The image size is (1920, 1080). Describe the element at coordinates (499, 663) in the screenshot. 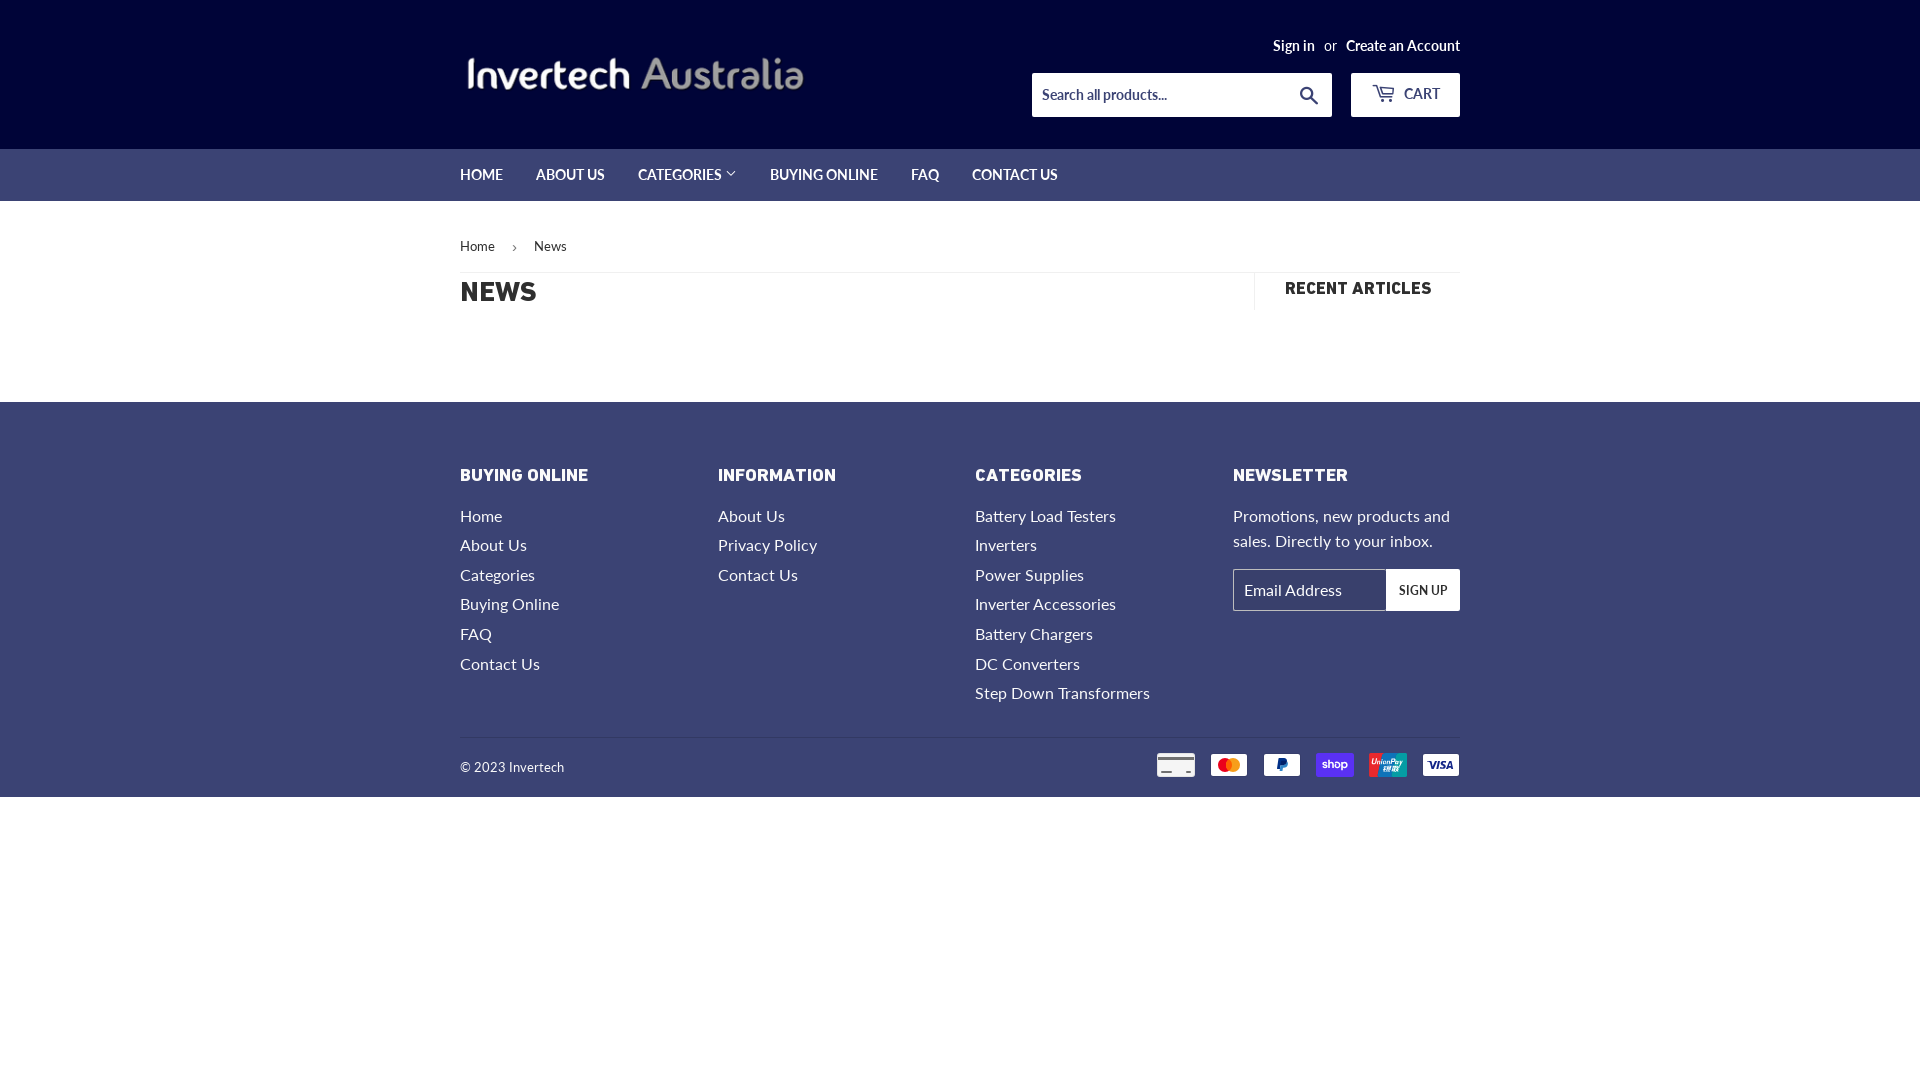

I see `'Contact Us'` at that location.